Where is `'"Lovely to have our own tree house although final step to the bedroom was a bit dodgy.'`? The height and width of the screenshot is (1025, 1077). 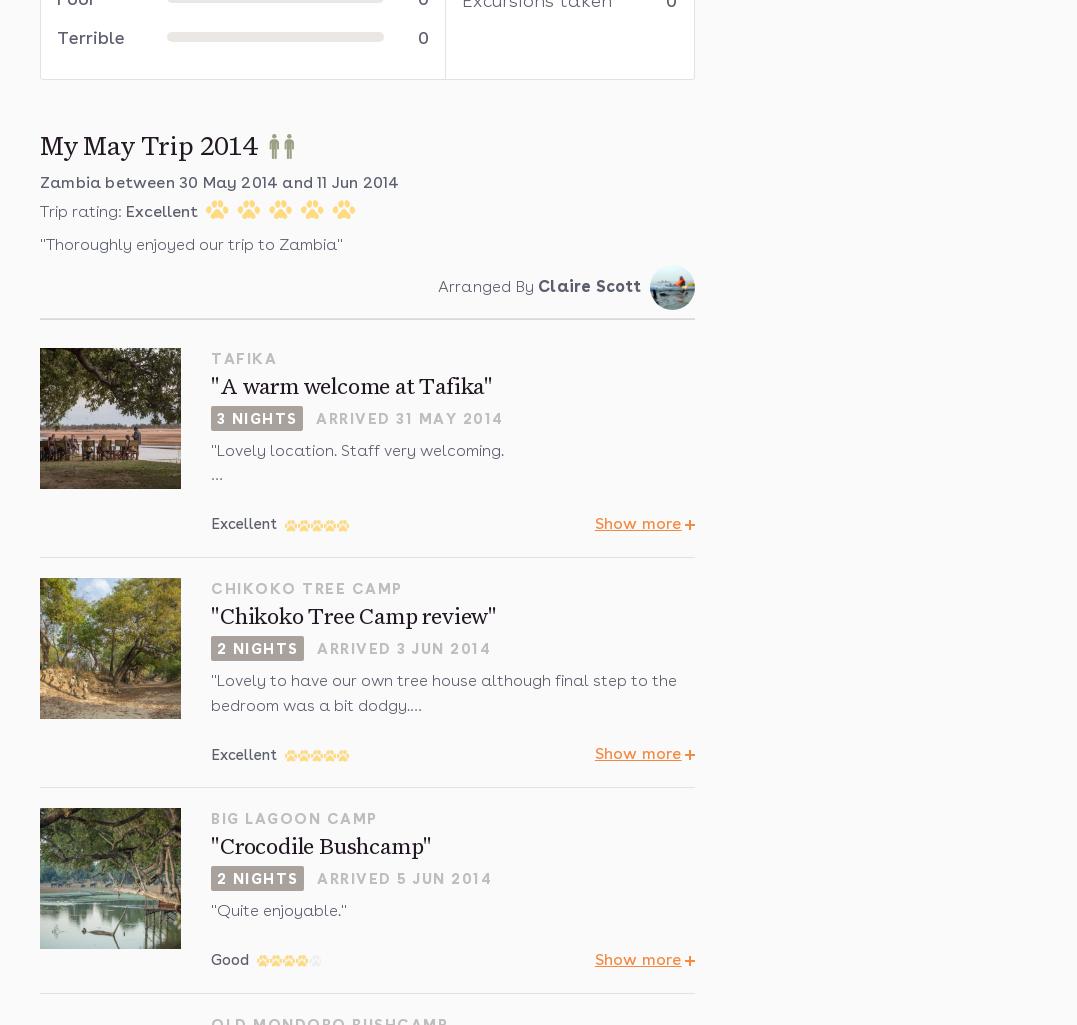
'"Lovely to have our own tree house although final step to the bedroom was a bit dodgy.' is located at coordinates (443, 691).